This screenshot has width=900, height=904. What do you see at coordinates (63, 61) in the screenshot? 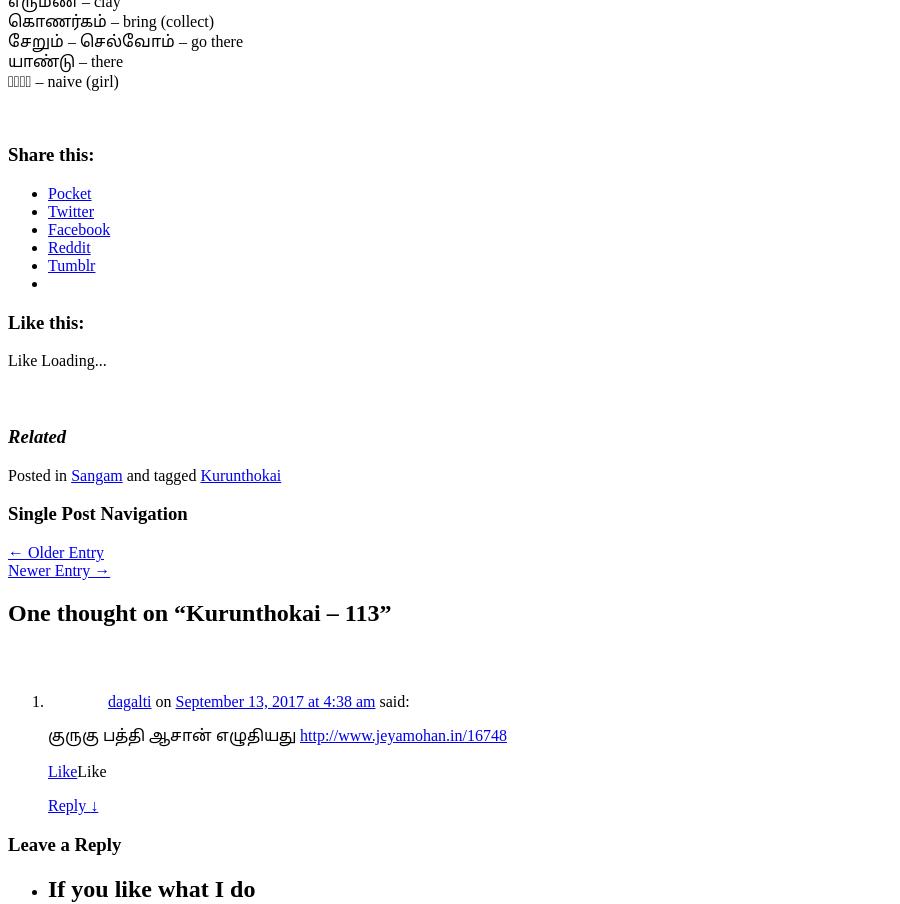
I see `'யாண்டு – there'` at bounding box center [63, 61].